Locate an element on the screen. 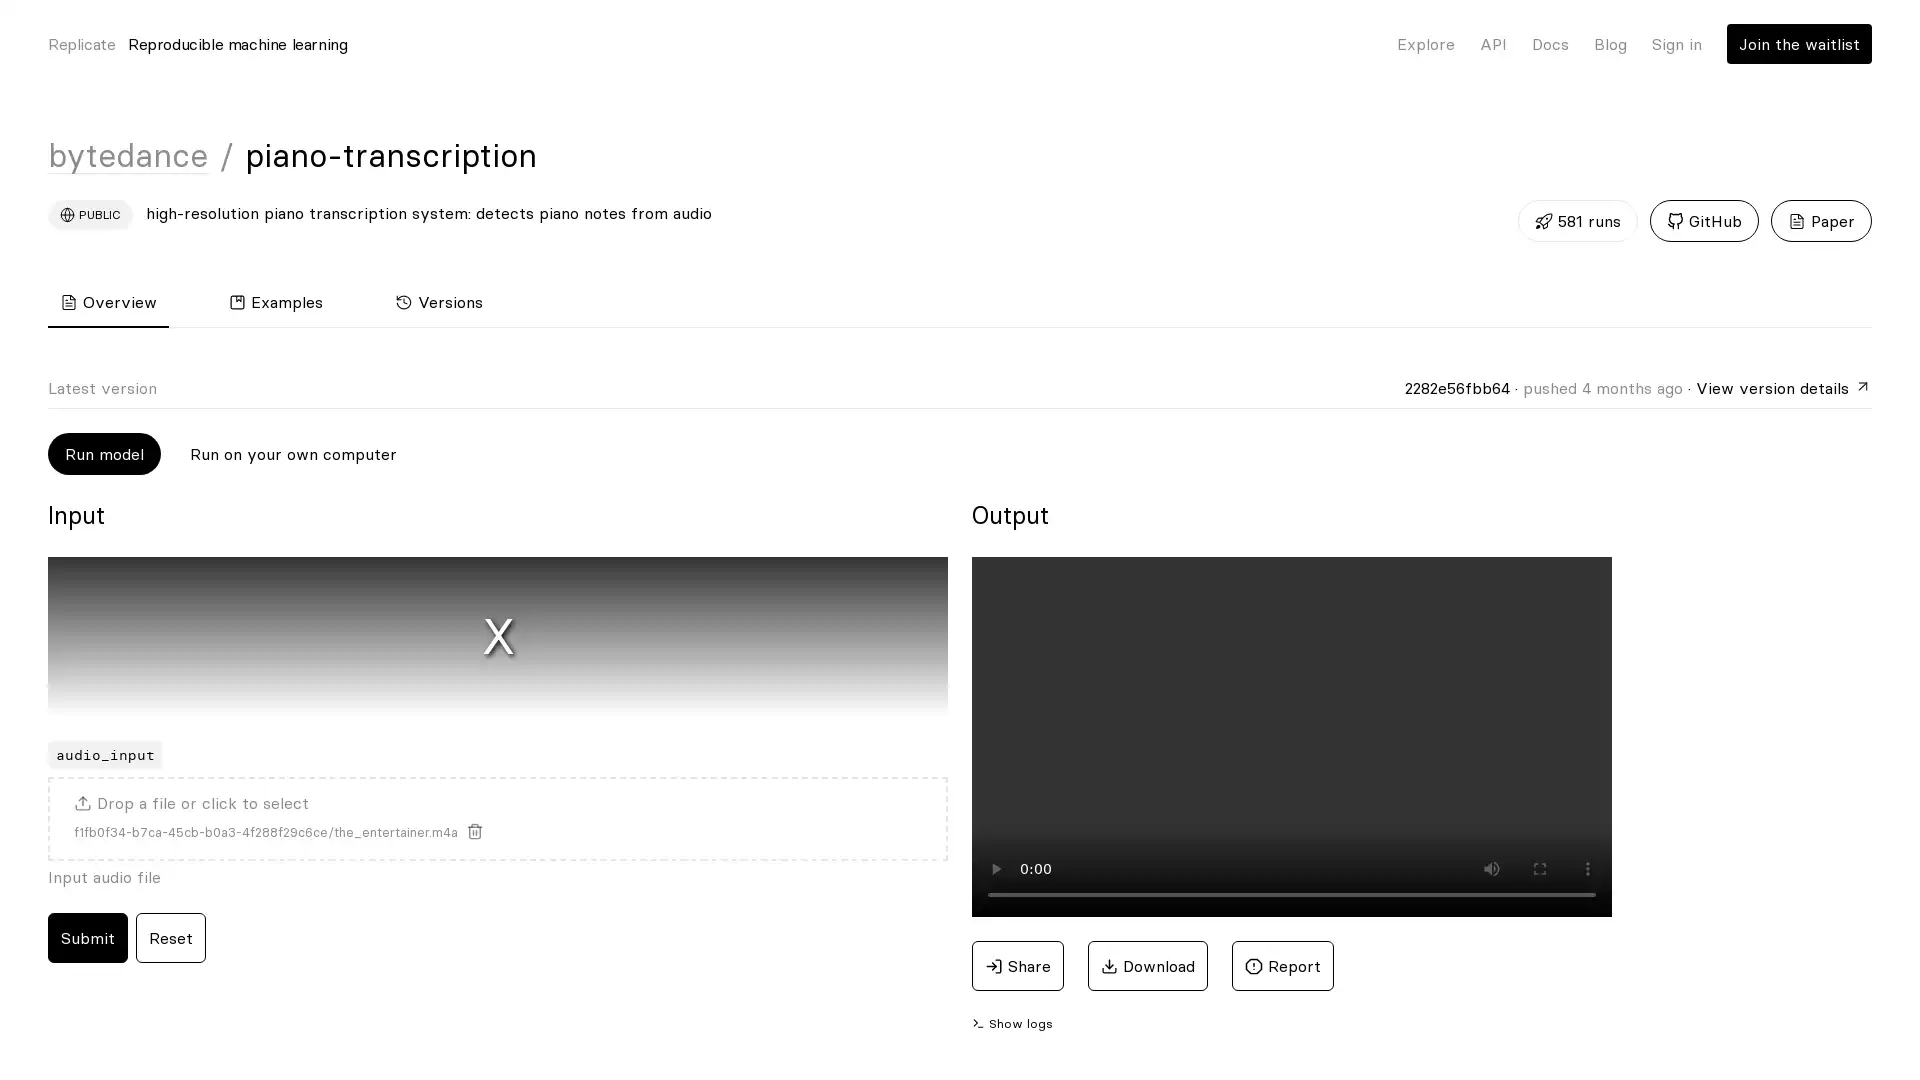 Image resolution: width=1920 pixels, height=1080 pixels. Reset is located at coordinates (171, 937).